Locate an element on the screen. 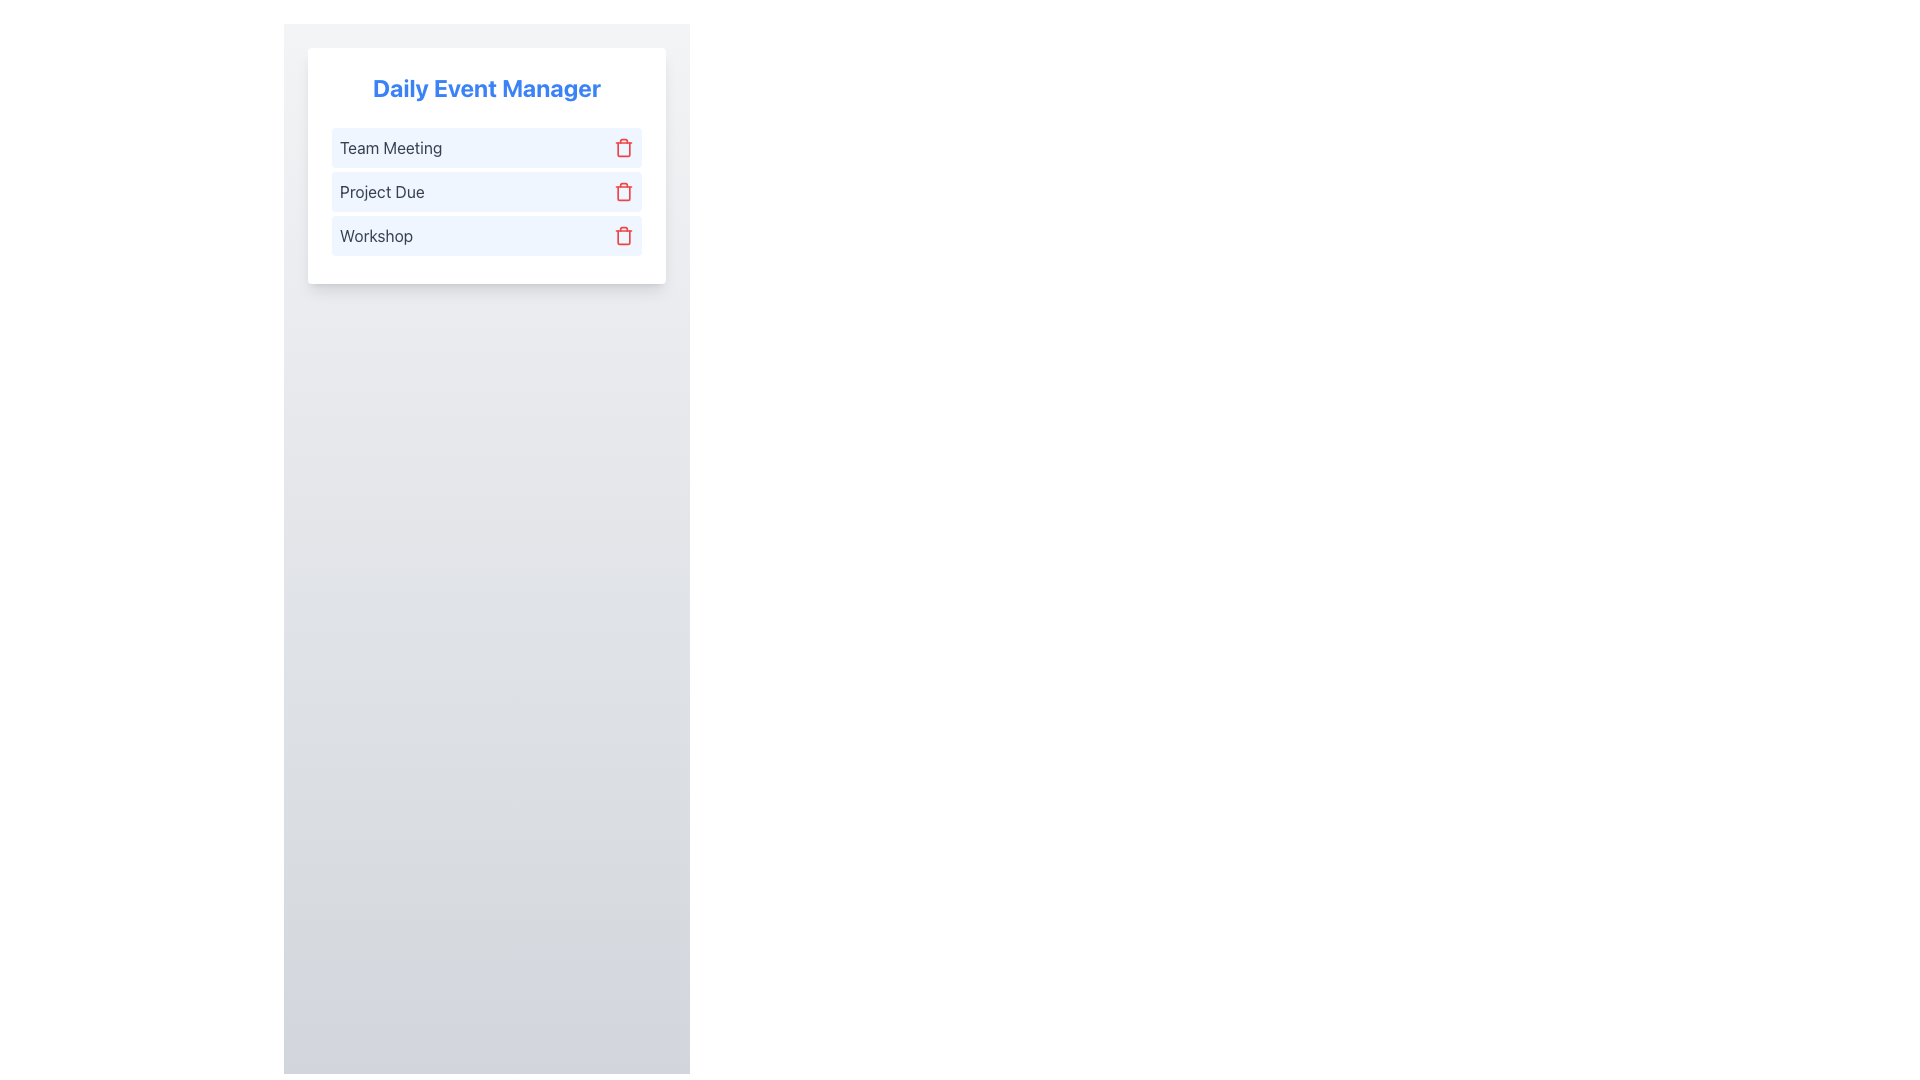 The width and height of the screenshot is (1920, 1080). the 'Workshop' list item, which is the third item in the vertically stacked list within the 'Daily Event Manager' card is located at coordinates (486, 234).